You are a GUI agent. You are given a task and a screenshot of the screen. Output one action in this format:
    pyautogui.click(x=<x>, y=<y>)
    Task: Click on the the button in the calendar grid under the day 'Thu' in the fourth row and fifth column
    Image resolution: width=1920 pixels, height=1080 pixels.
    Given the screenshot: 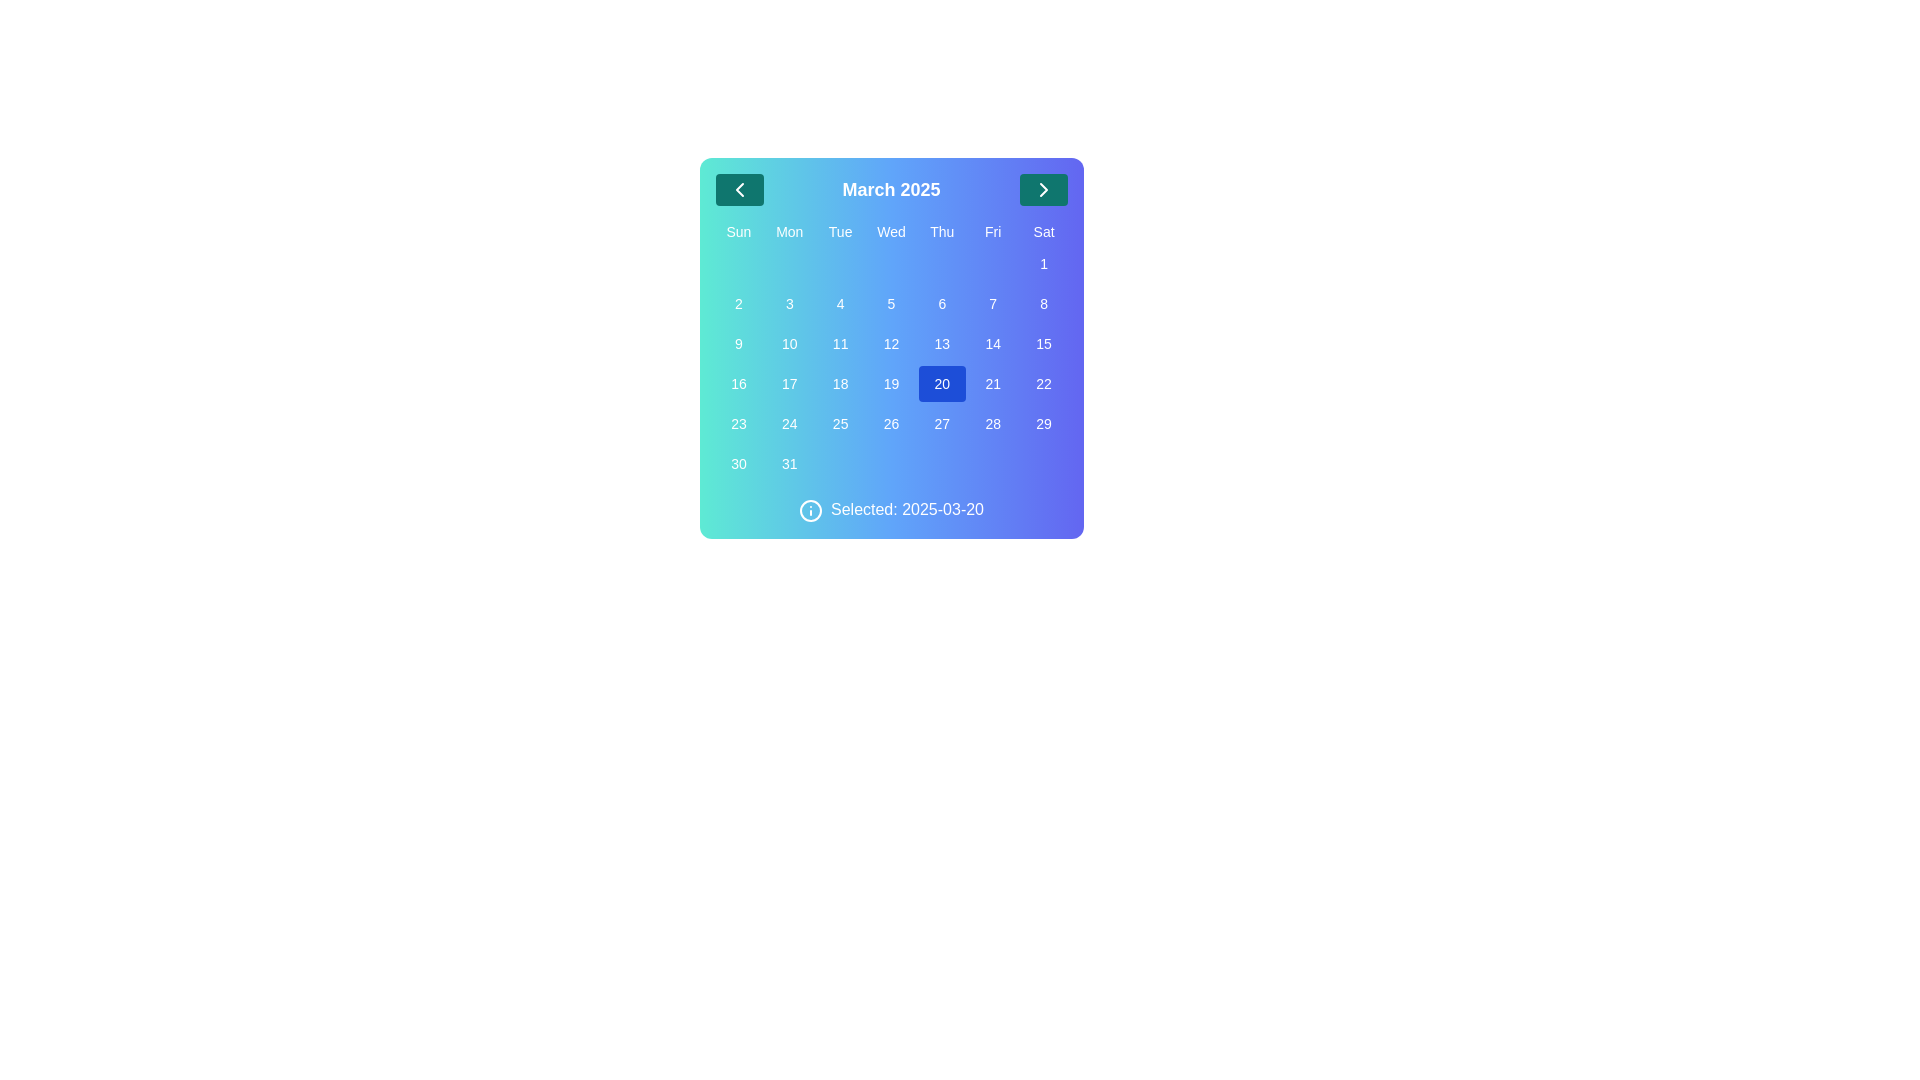 What is the action you would take?
    pyautogui.click(x=940, y=384)
    